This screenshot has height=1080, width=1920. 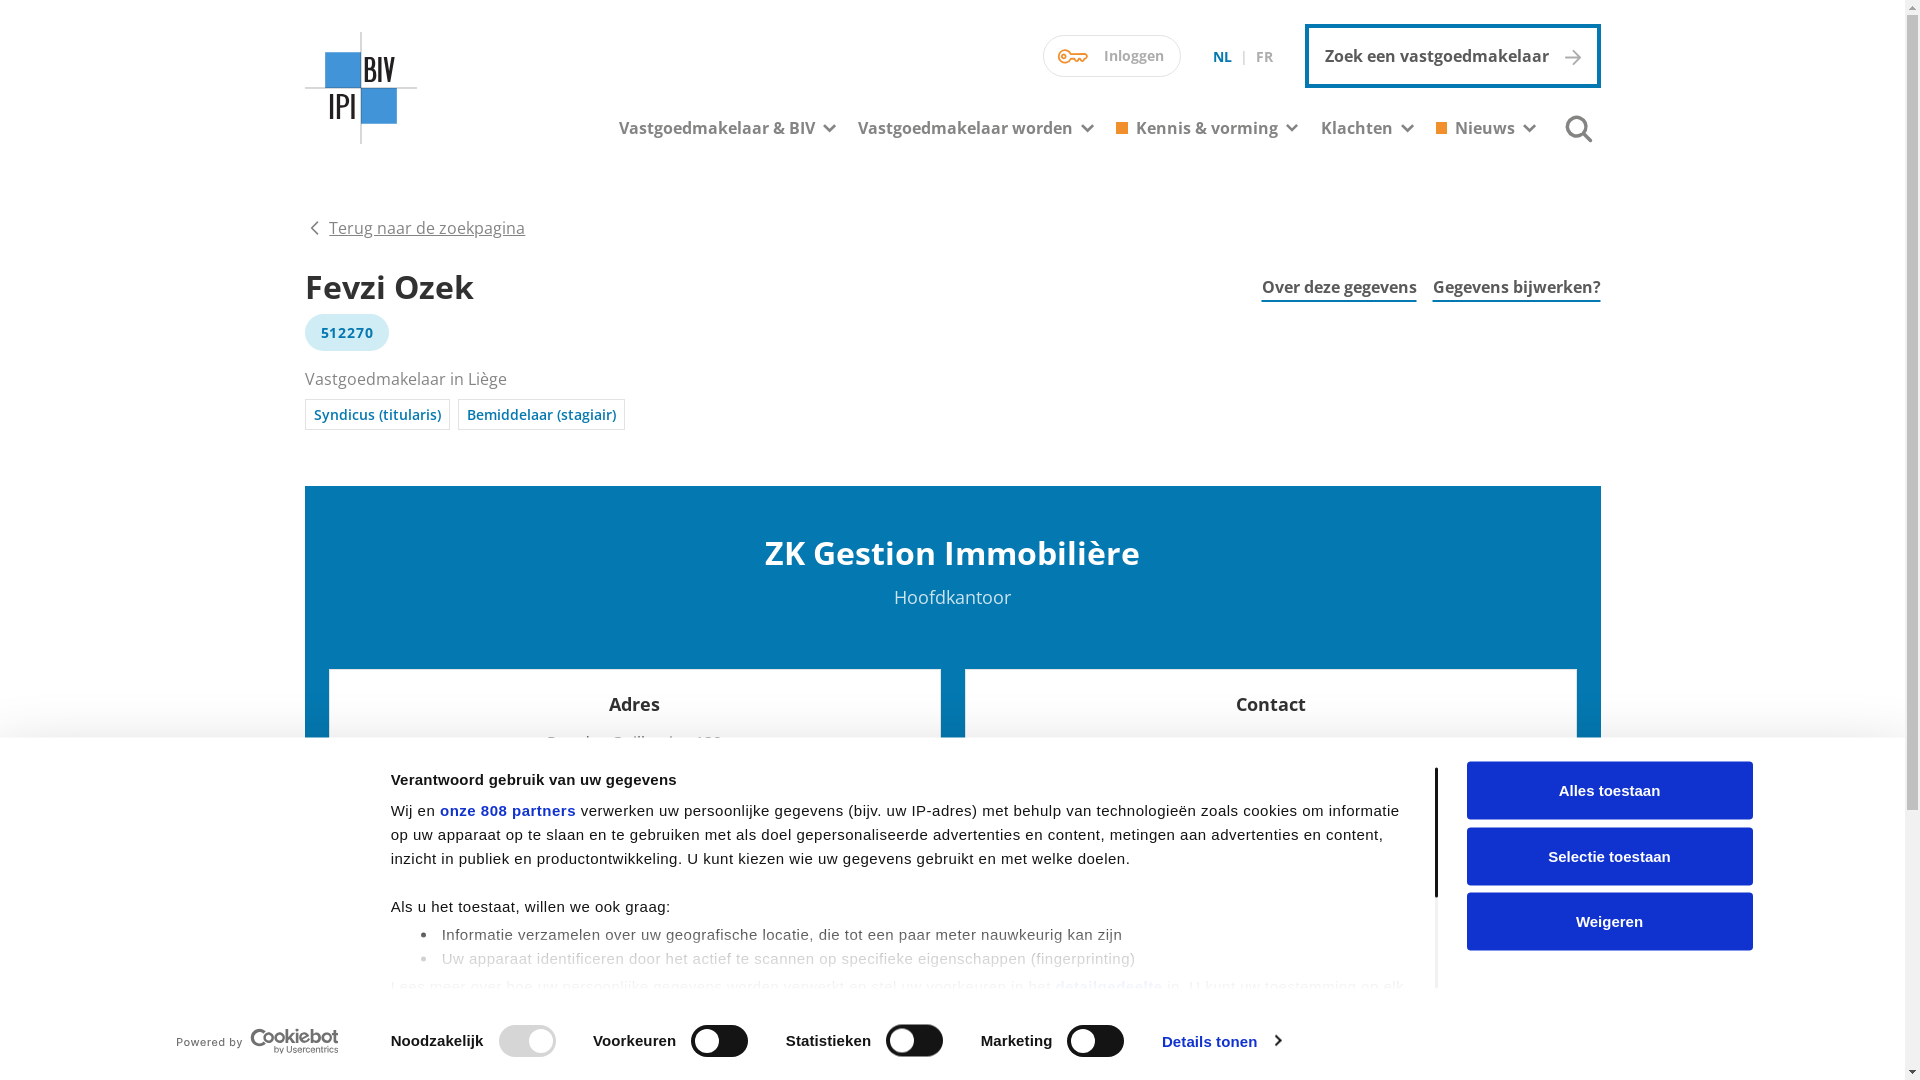 What do you see at coordinates (1205, 127) in the screenshot?
I see `'Kennis & vorming'` at bounding box center [1205, 127].